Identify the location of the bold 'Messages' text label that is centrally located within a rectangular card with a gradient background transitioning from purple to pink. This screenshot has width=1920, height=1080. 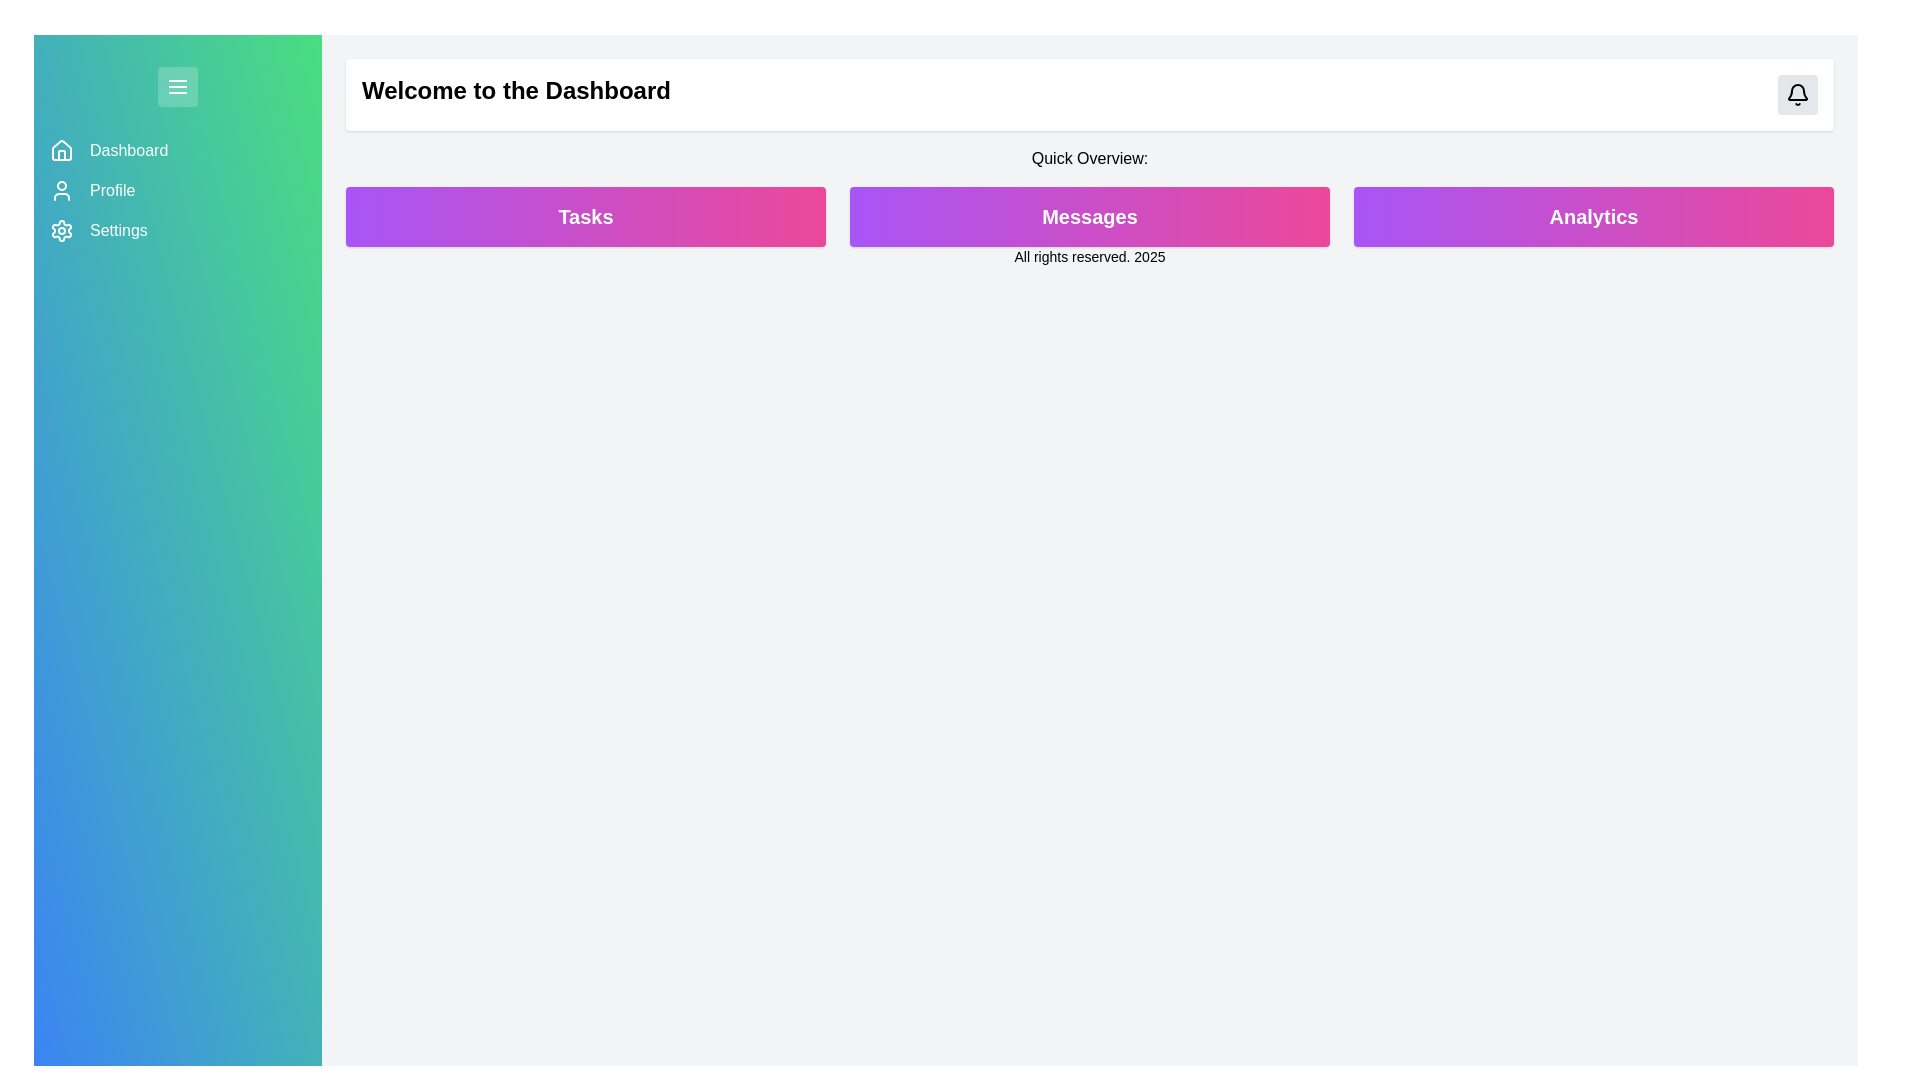
(1088, 216).